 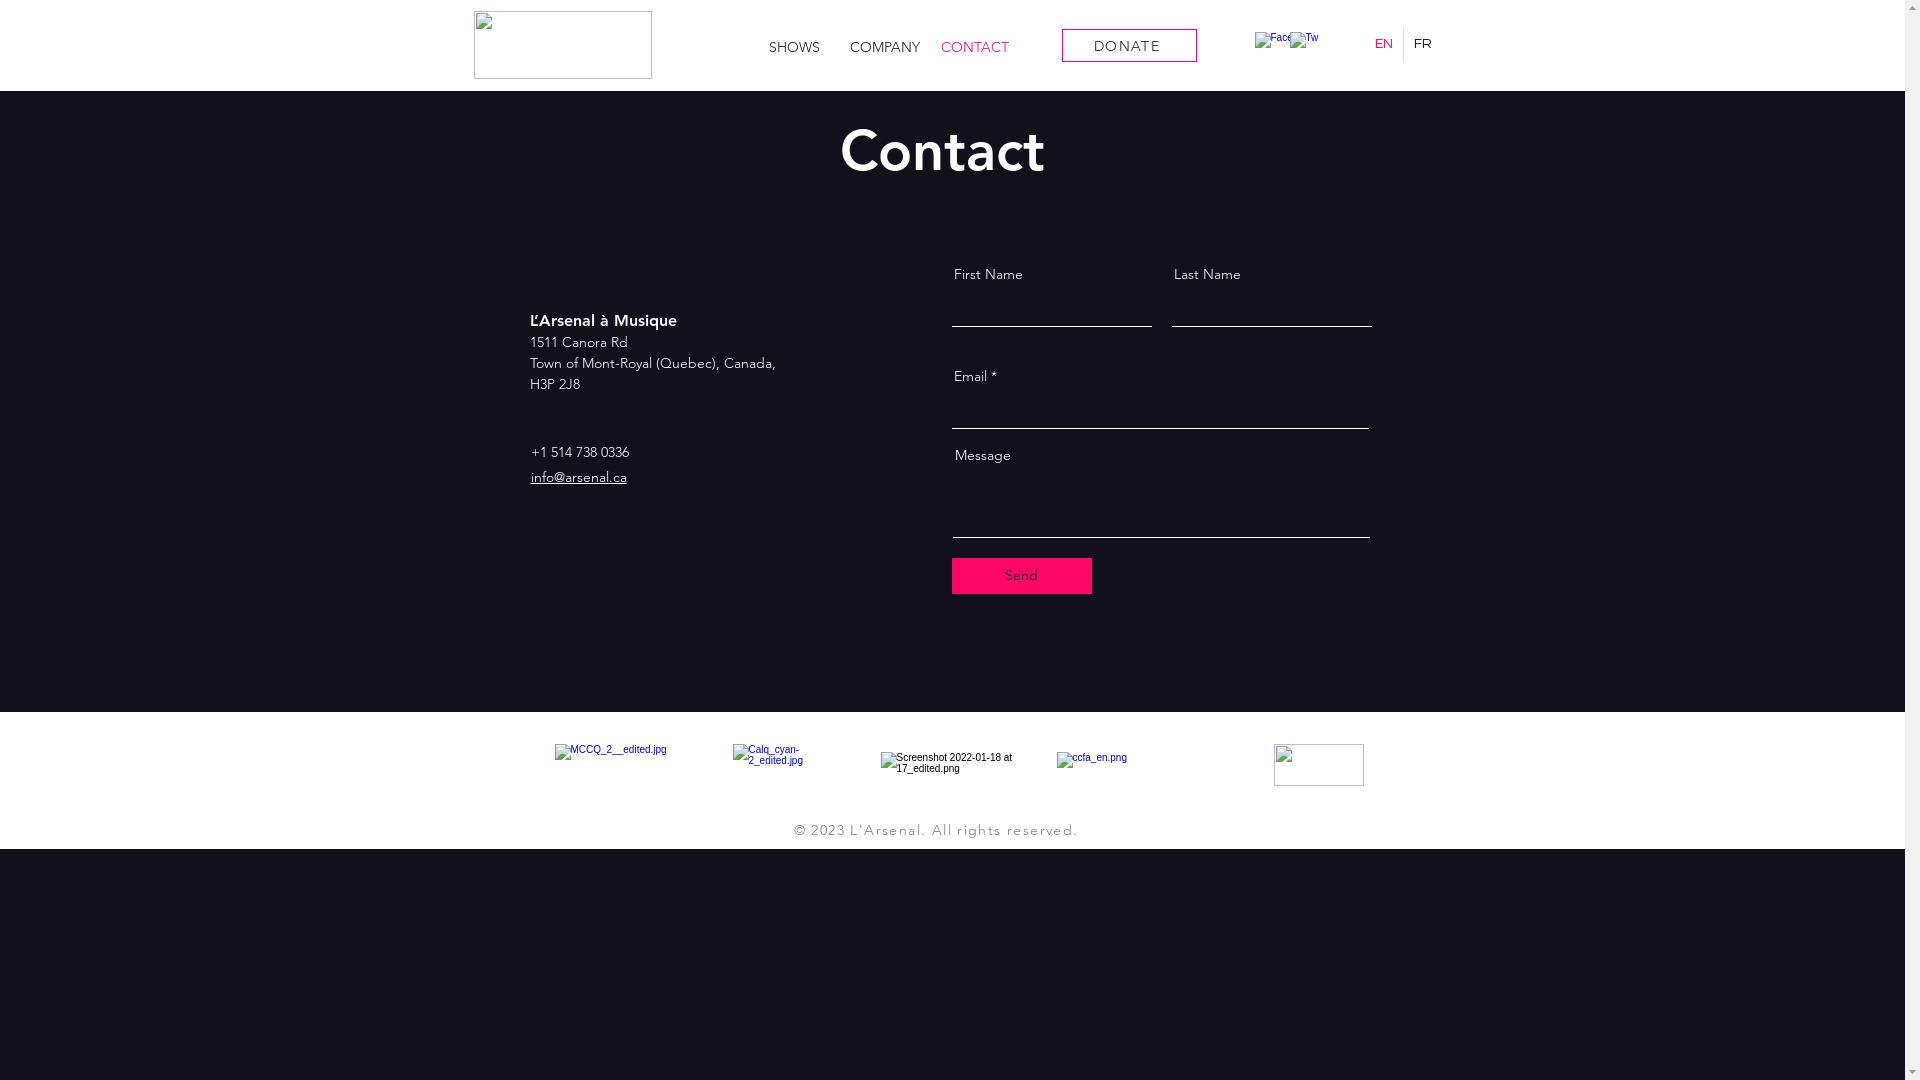 I want to click on 'EN', so click(x=1382, y=45).